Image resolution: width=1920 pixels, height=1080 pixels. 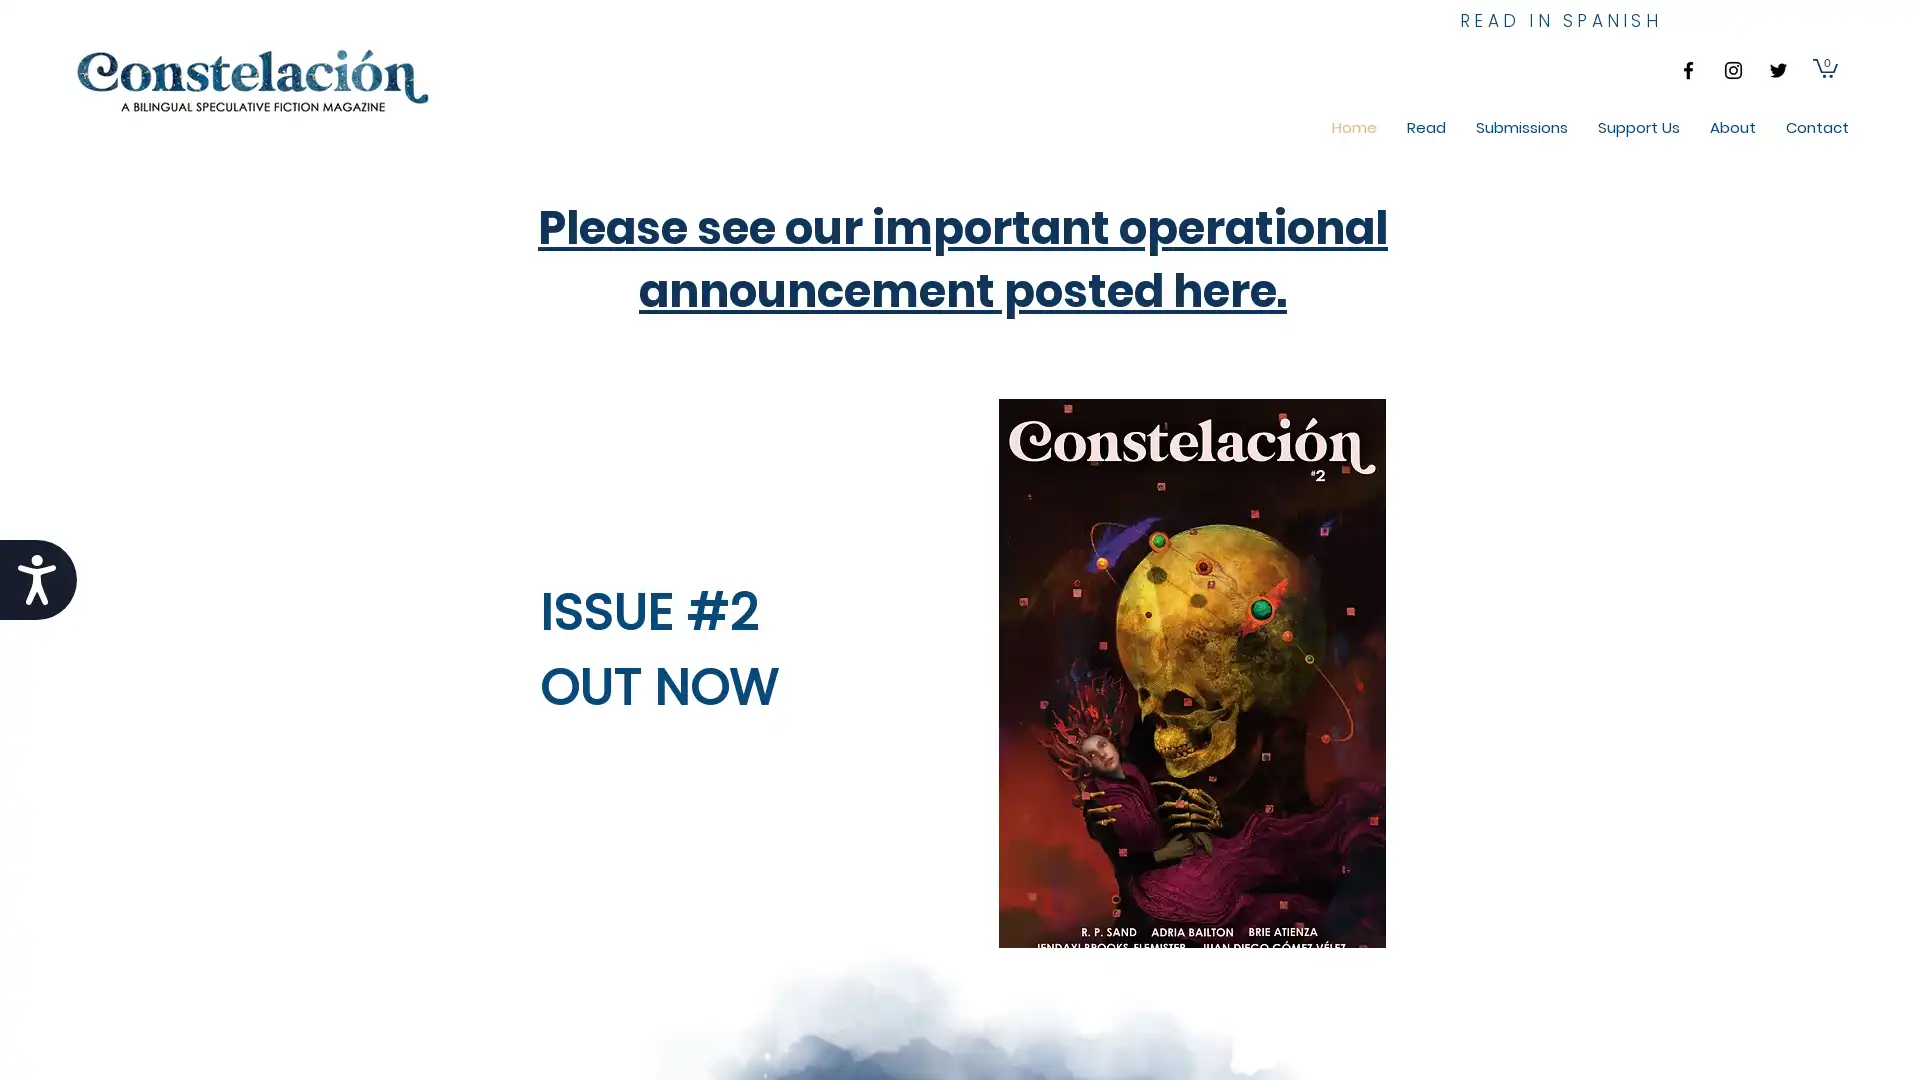 What do you see at coordinates (1895, 1044) in the screenshot?
I see `Close` at bounding box center [1895, 1044].